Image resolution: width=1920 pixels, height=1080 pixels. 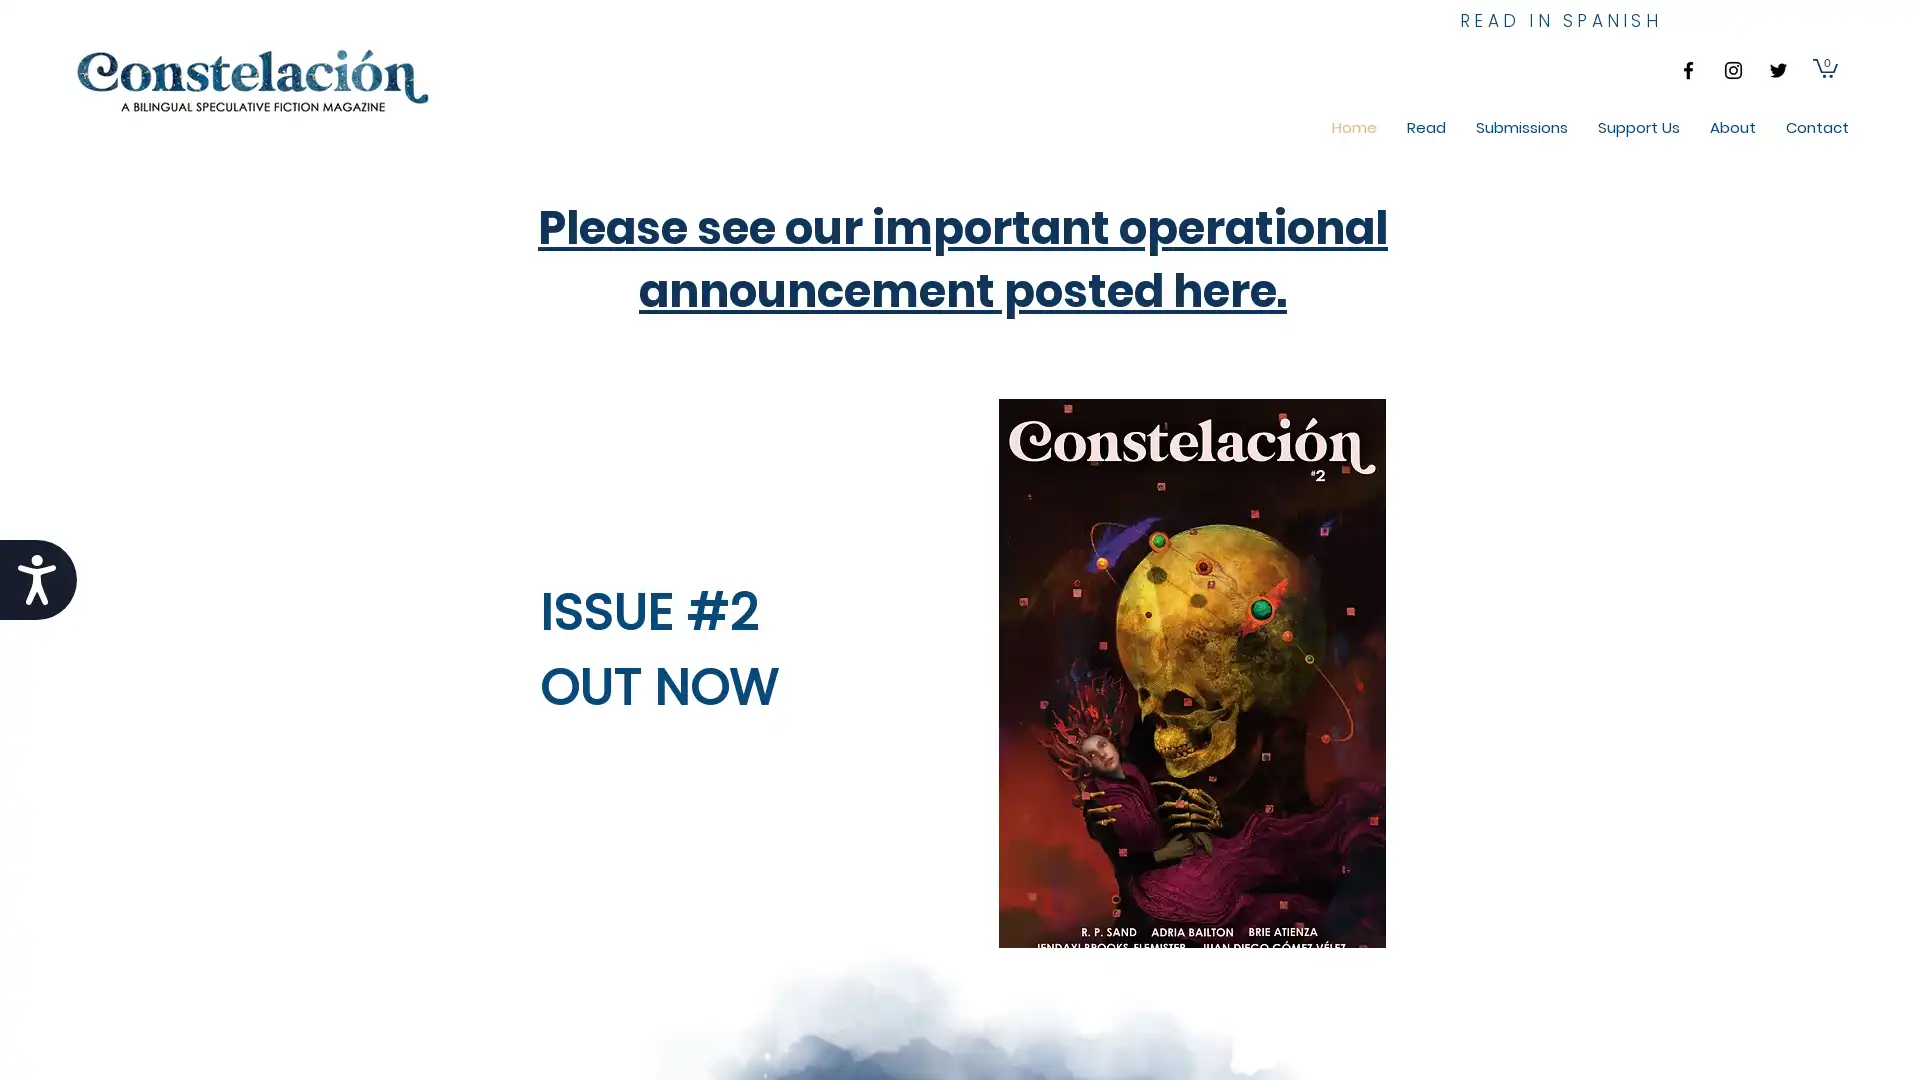 What do you see at coordinates (1895, 1044) in the screenshot?
I see `Close` at bounding box center [1895, 1044].